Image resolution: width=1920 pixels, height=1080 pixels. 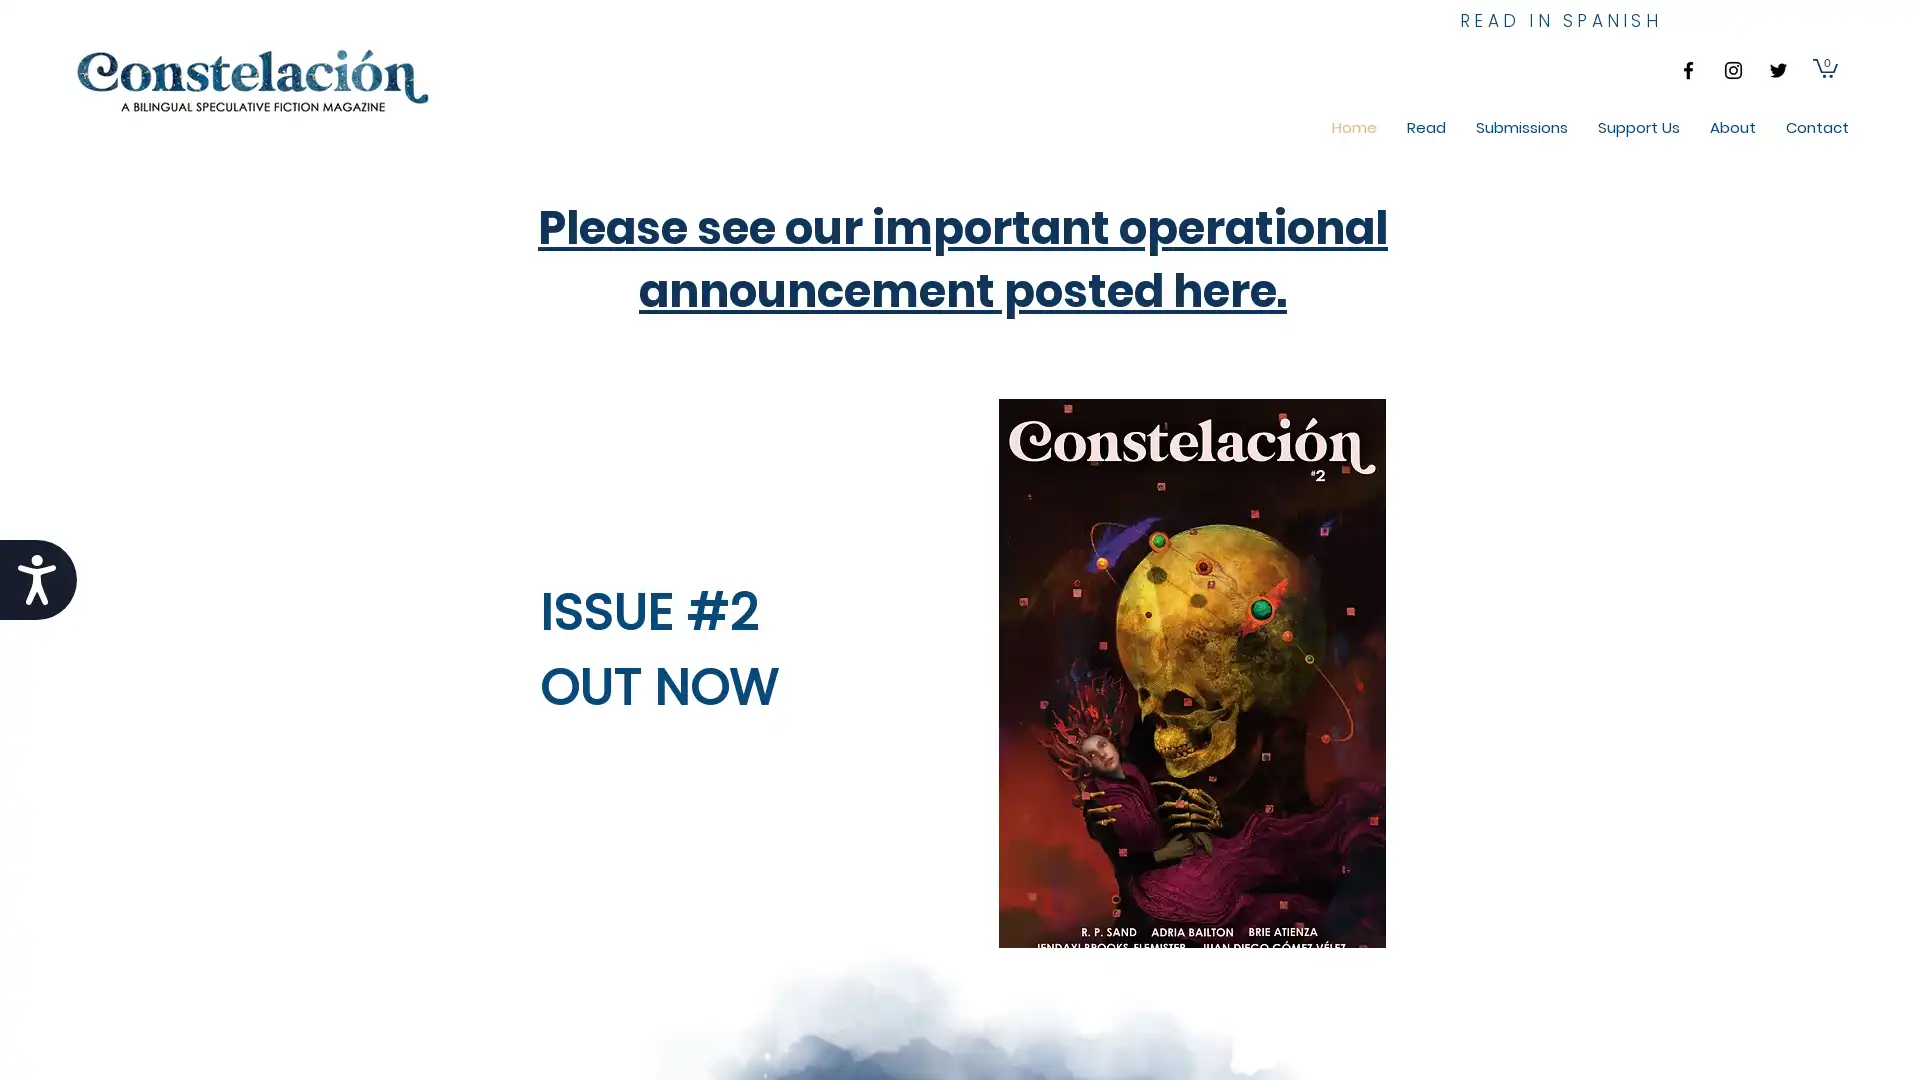 What do you see at coordinates (1895, 1044) in the screenshot?
I see `Close` at bounding box center [1895, 1044].